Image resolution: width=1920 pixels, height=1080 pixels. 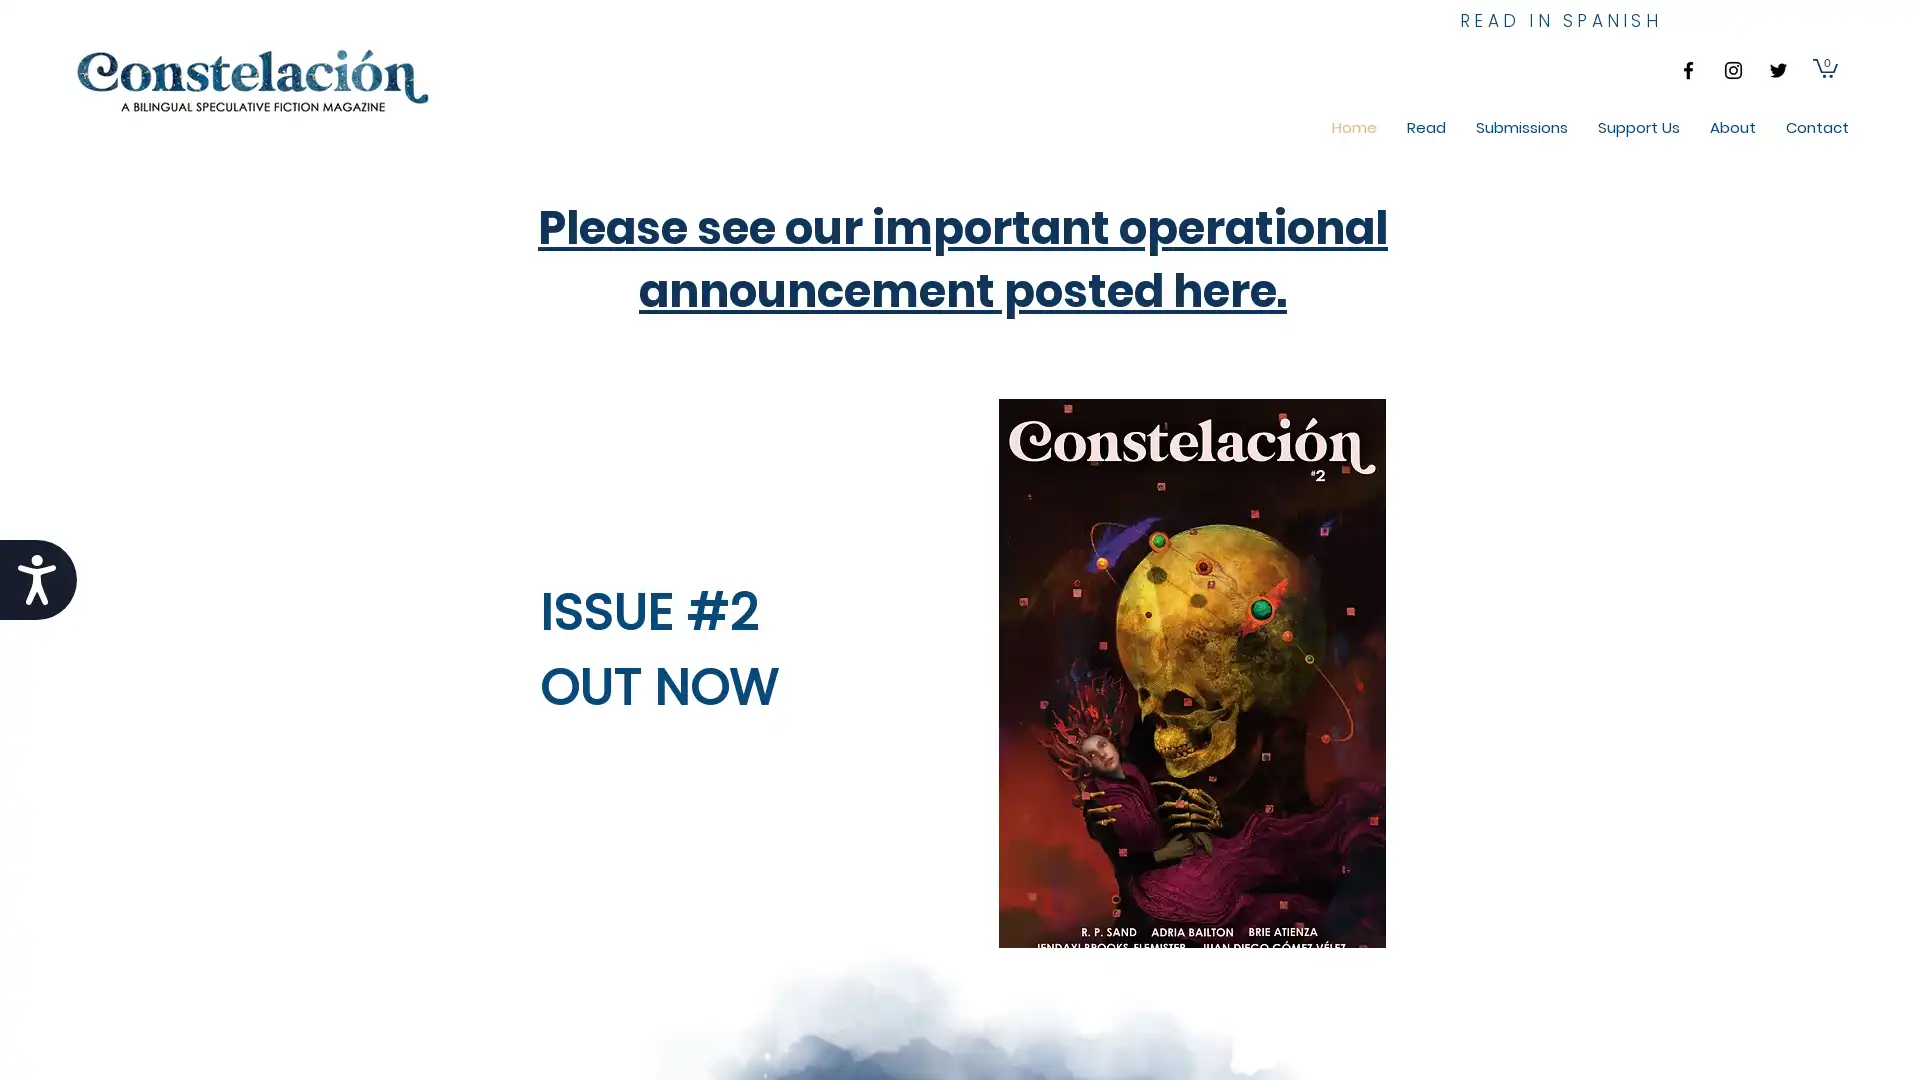 What do you see at coordinates (1895, 1044) in the screenshot?
I see `Close` at bounding box center [1895, 1044].